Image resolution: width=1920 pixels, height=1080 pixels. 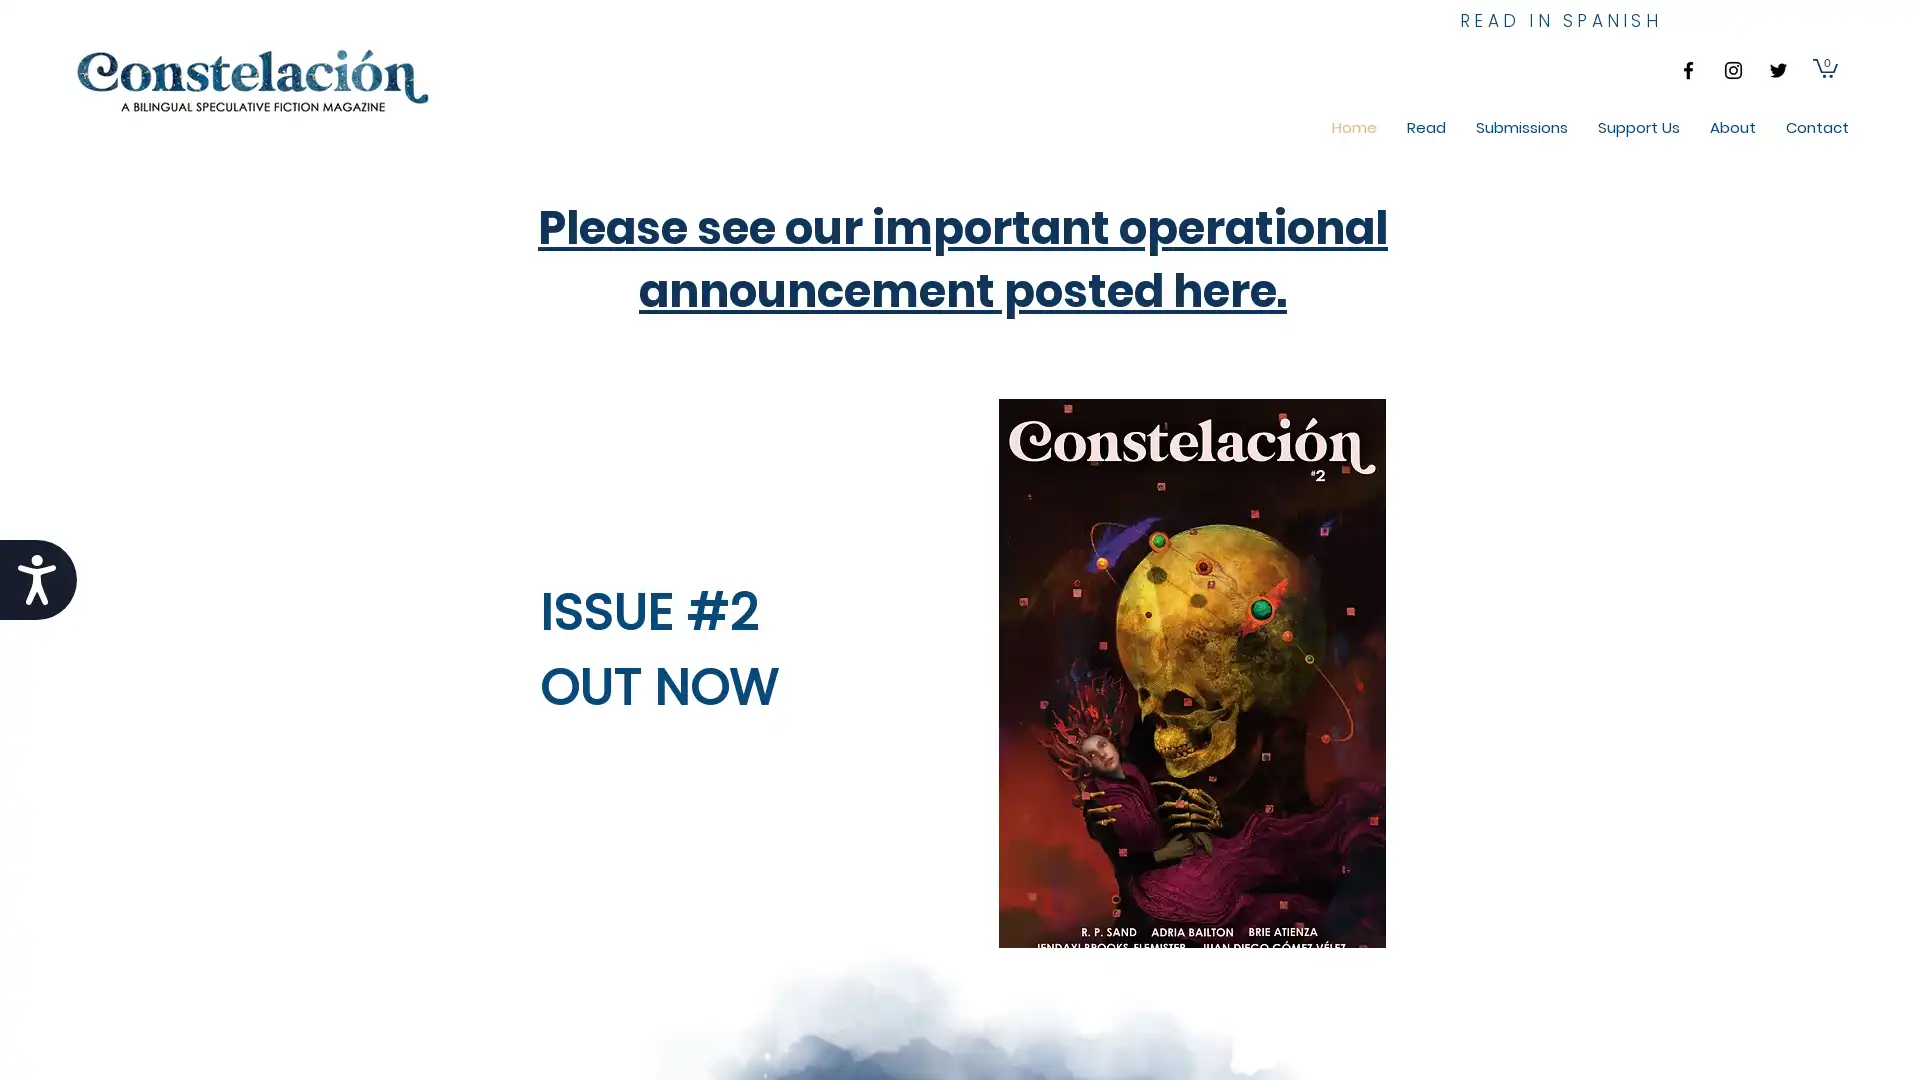 What do you see at coordinates (1895, 1044) in the screenshot?
I see `Close` at bounding box center [1895, 1044].